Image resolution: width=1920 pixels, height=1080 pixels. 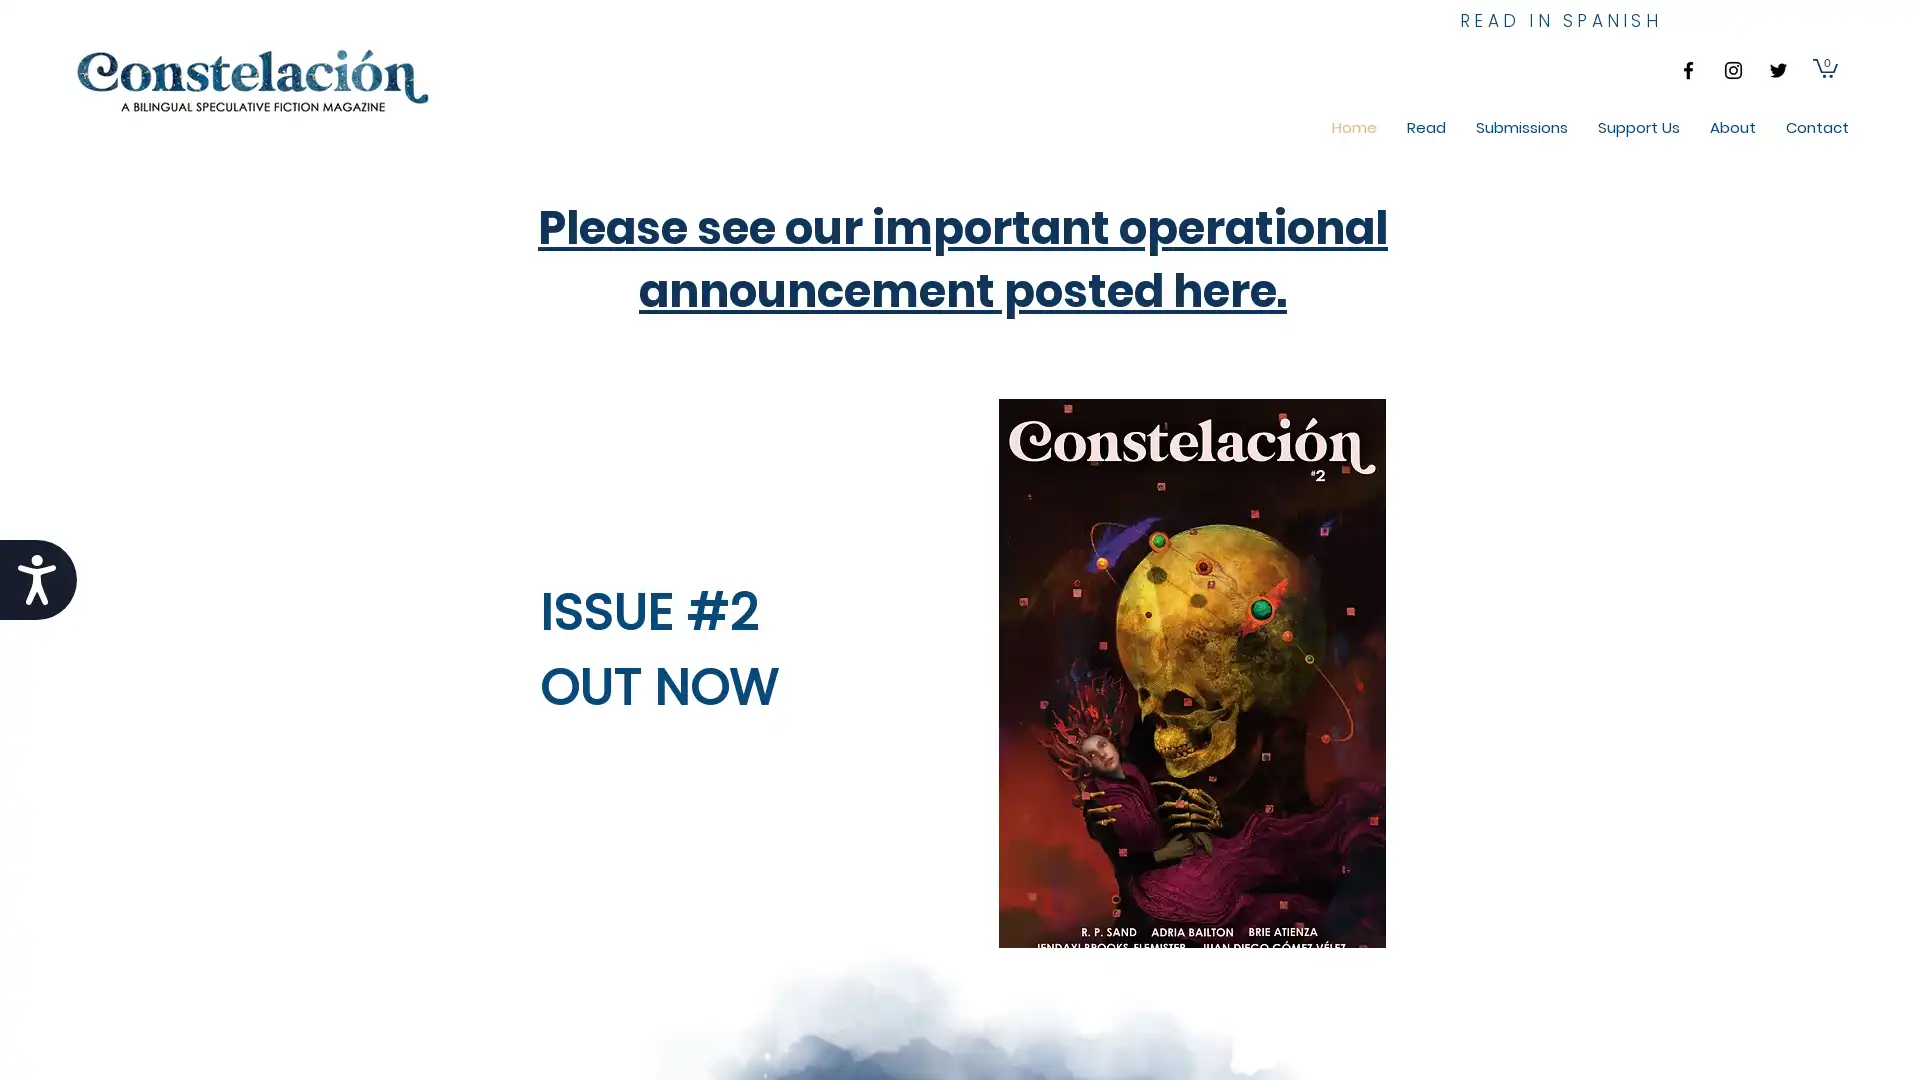 What do you see at coordinates (1895, 1044) in the screenshot?
I see `Close` at bounding box center [1895, 1044].